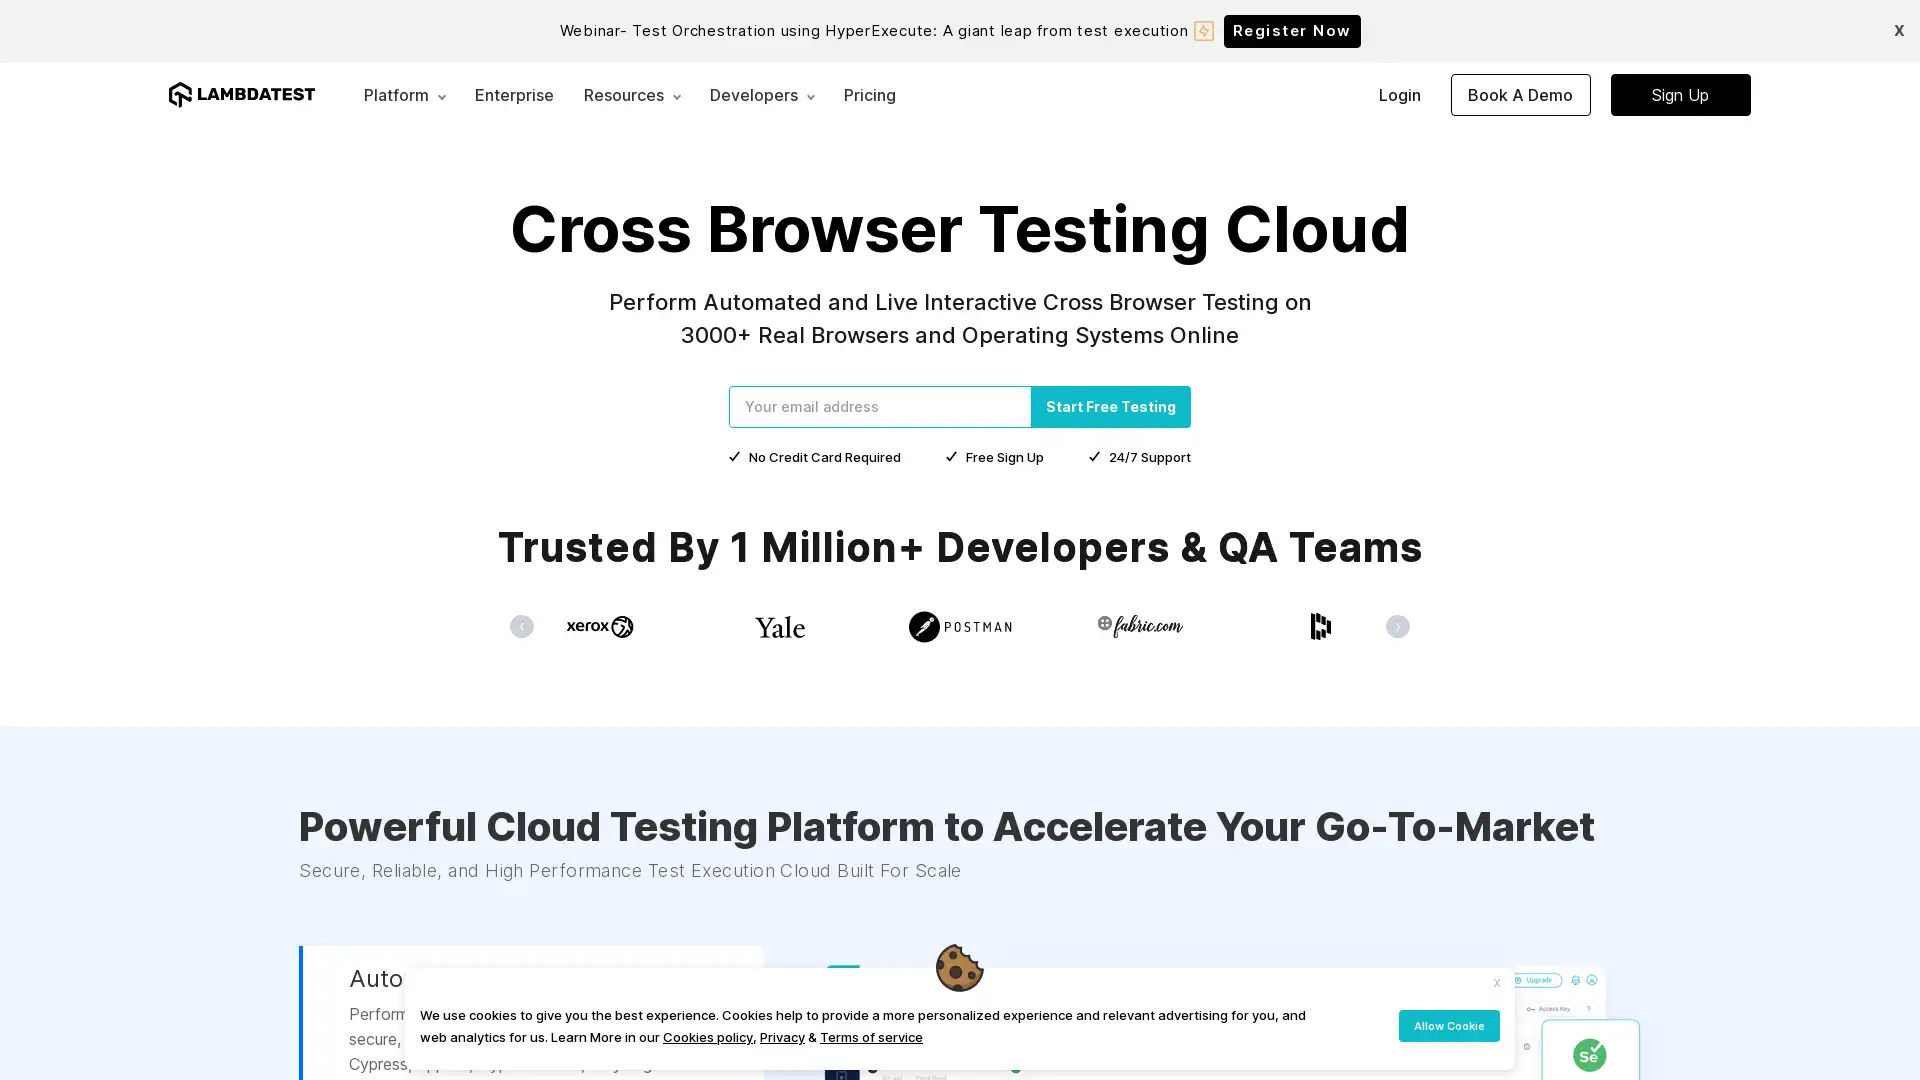 Image resolution: width=1920 pixels, height=1080 pixels. I want to click on Start Free Testing, so click(1109, 405).